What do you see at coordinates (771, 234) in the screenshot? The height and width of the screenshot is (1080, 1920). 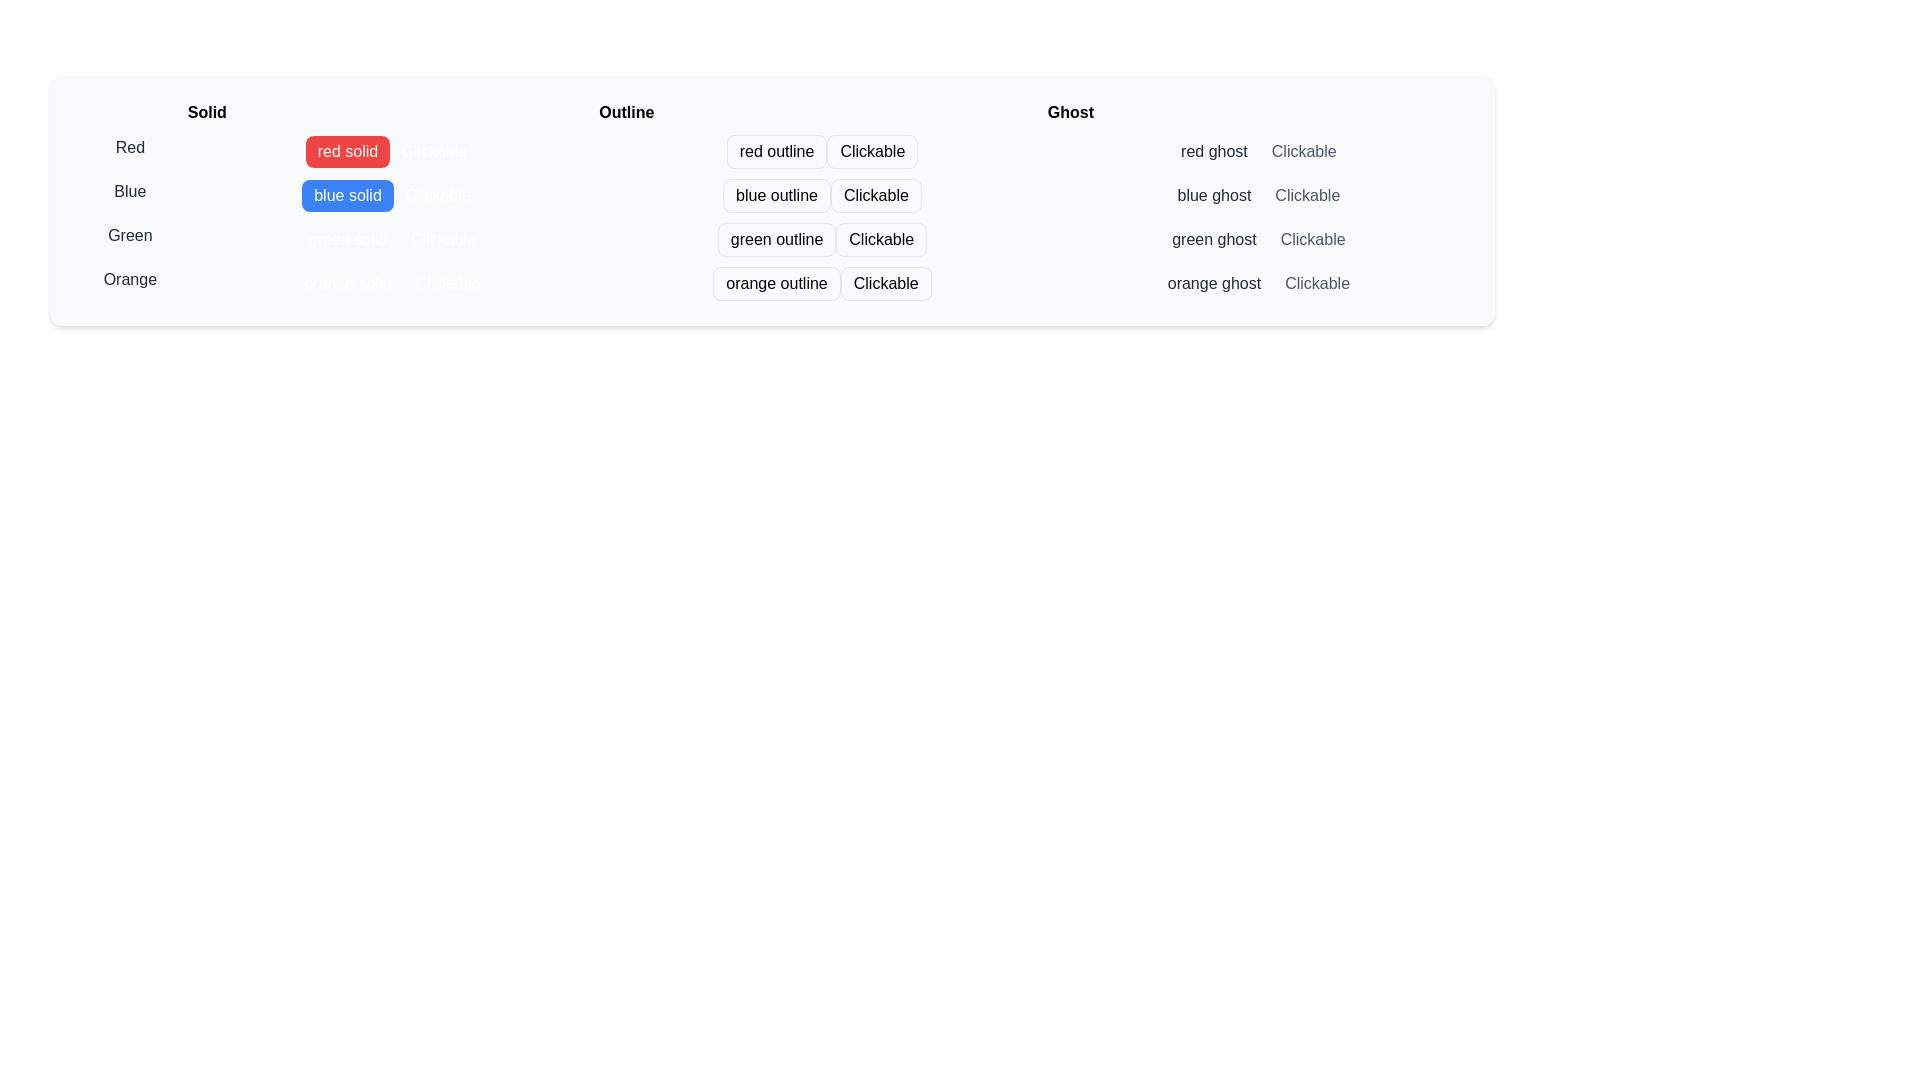 I see `the button styled with an outline theme located in the 'Green' row and 'Outline' column` at bounding box center [771, 234].